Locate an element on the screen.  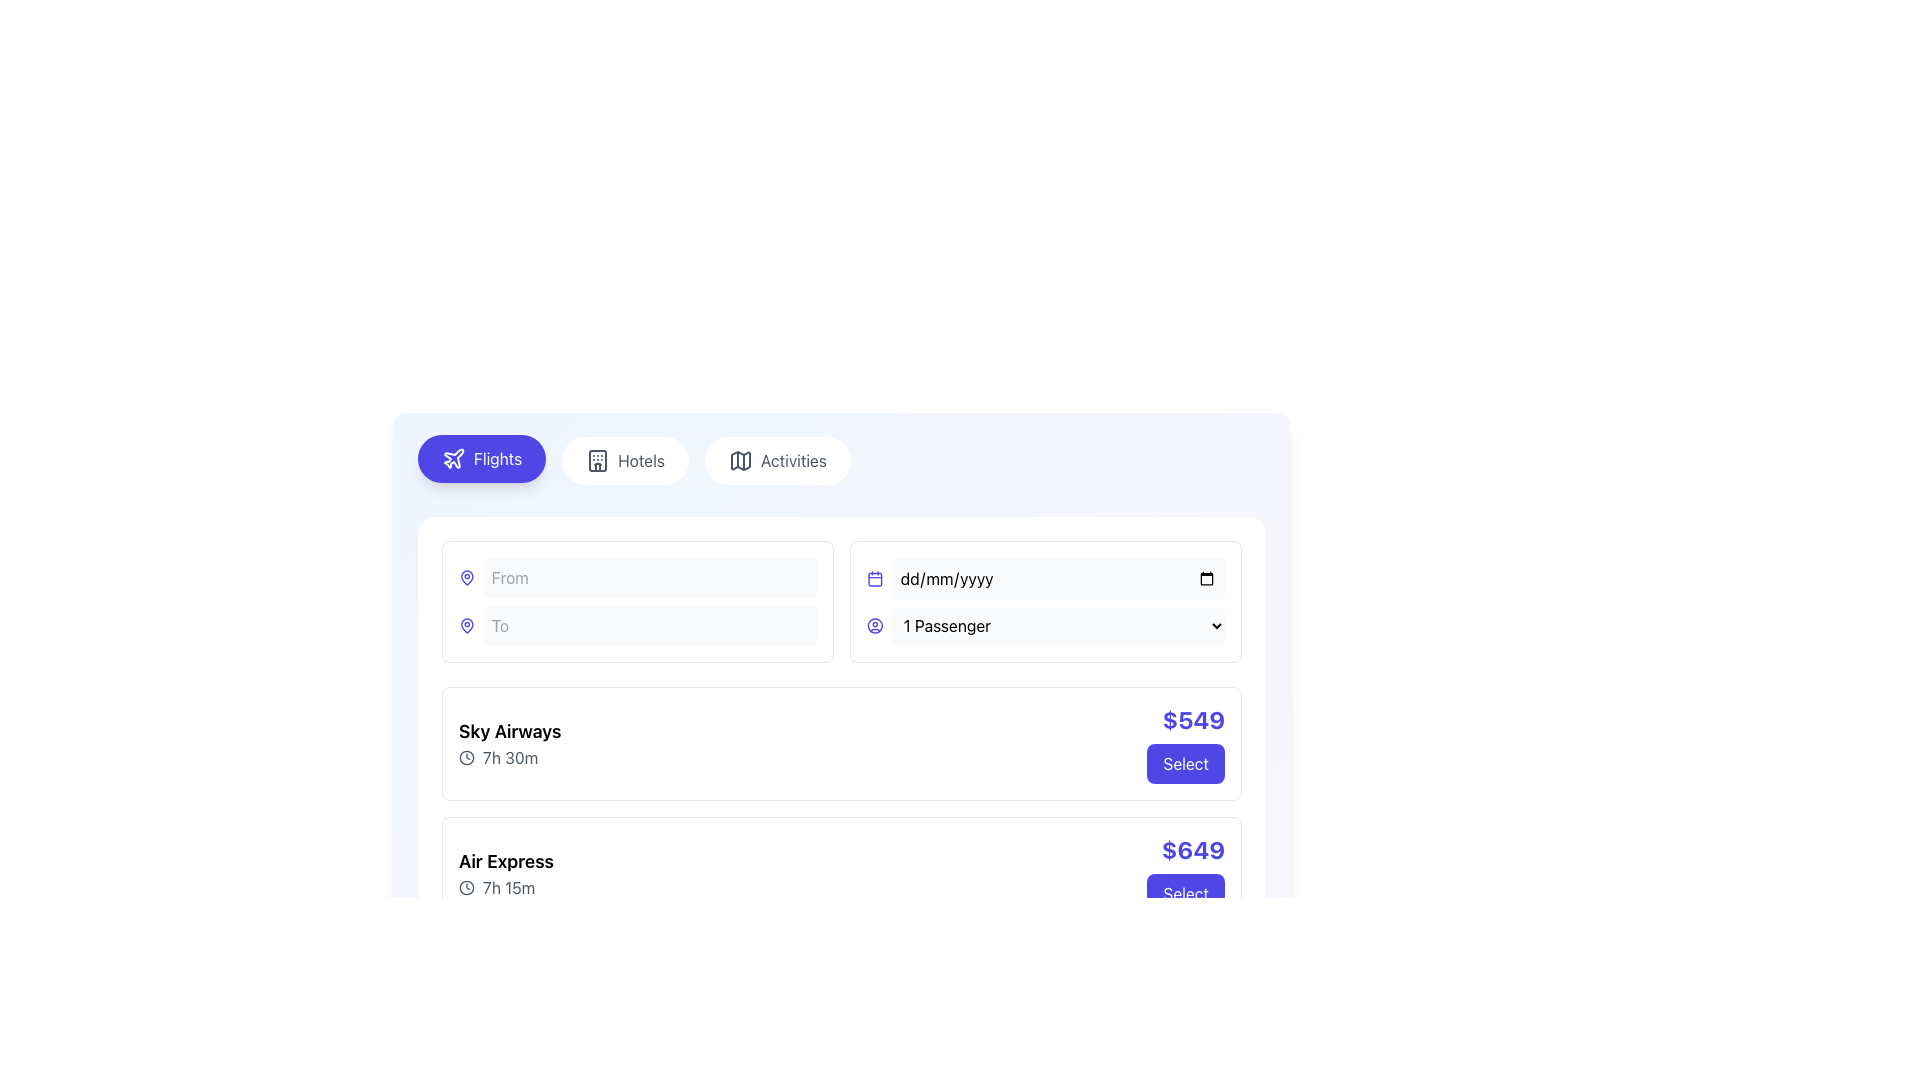
the dropdown menu labeled '1 Passenger' is located at coordinates (1057, 624).